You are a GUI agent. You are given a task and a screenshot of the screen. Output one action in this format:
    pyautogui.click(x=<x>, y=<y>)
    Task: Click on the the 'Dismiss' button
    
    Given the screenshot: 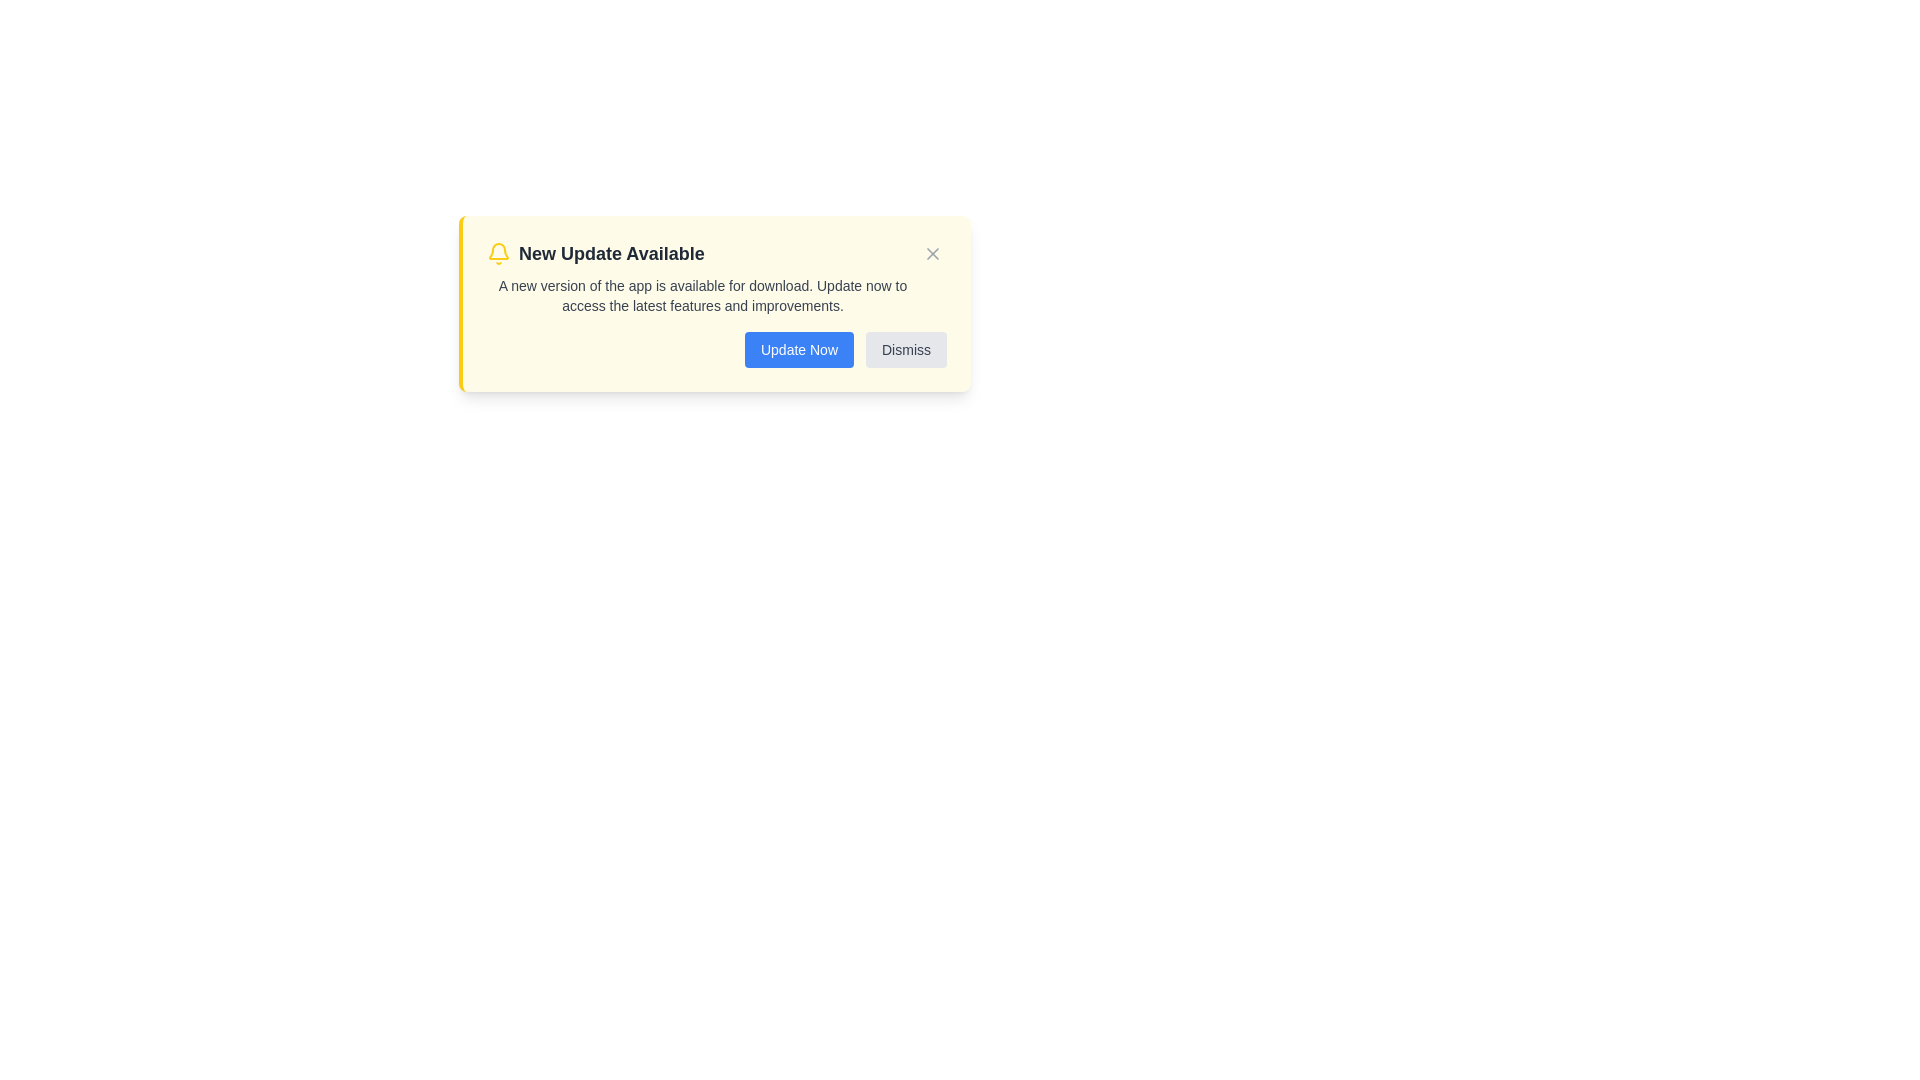 What is the action you would take?
    pyautogui.click(x=905, y=349)
    